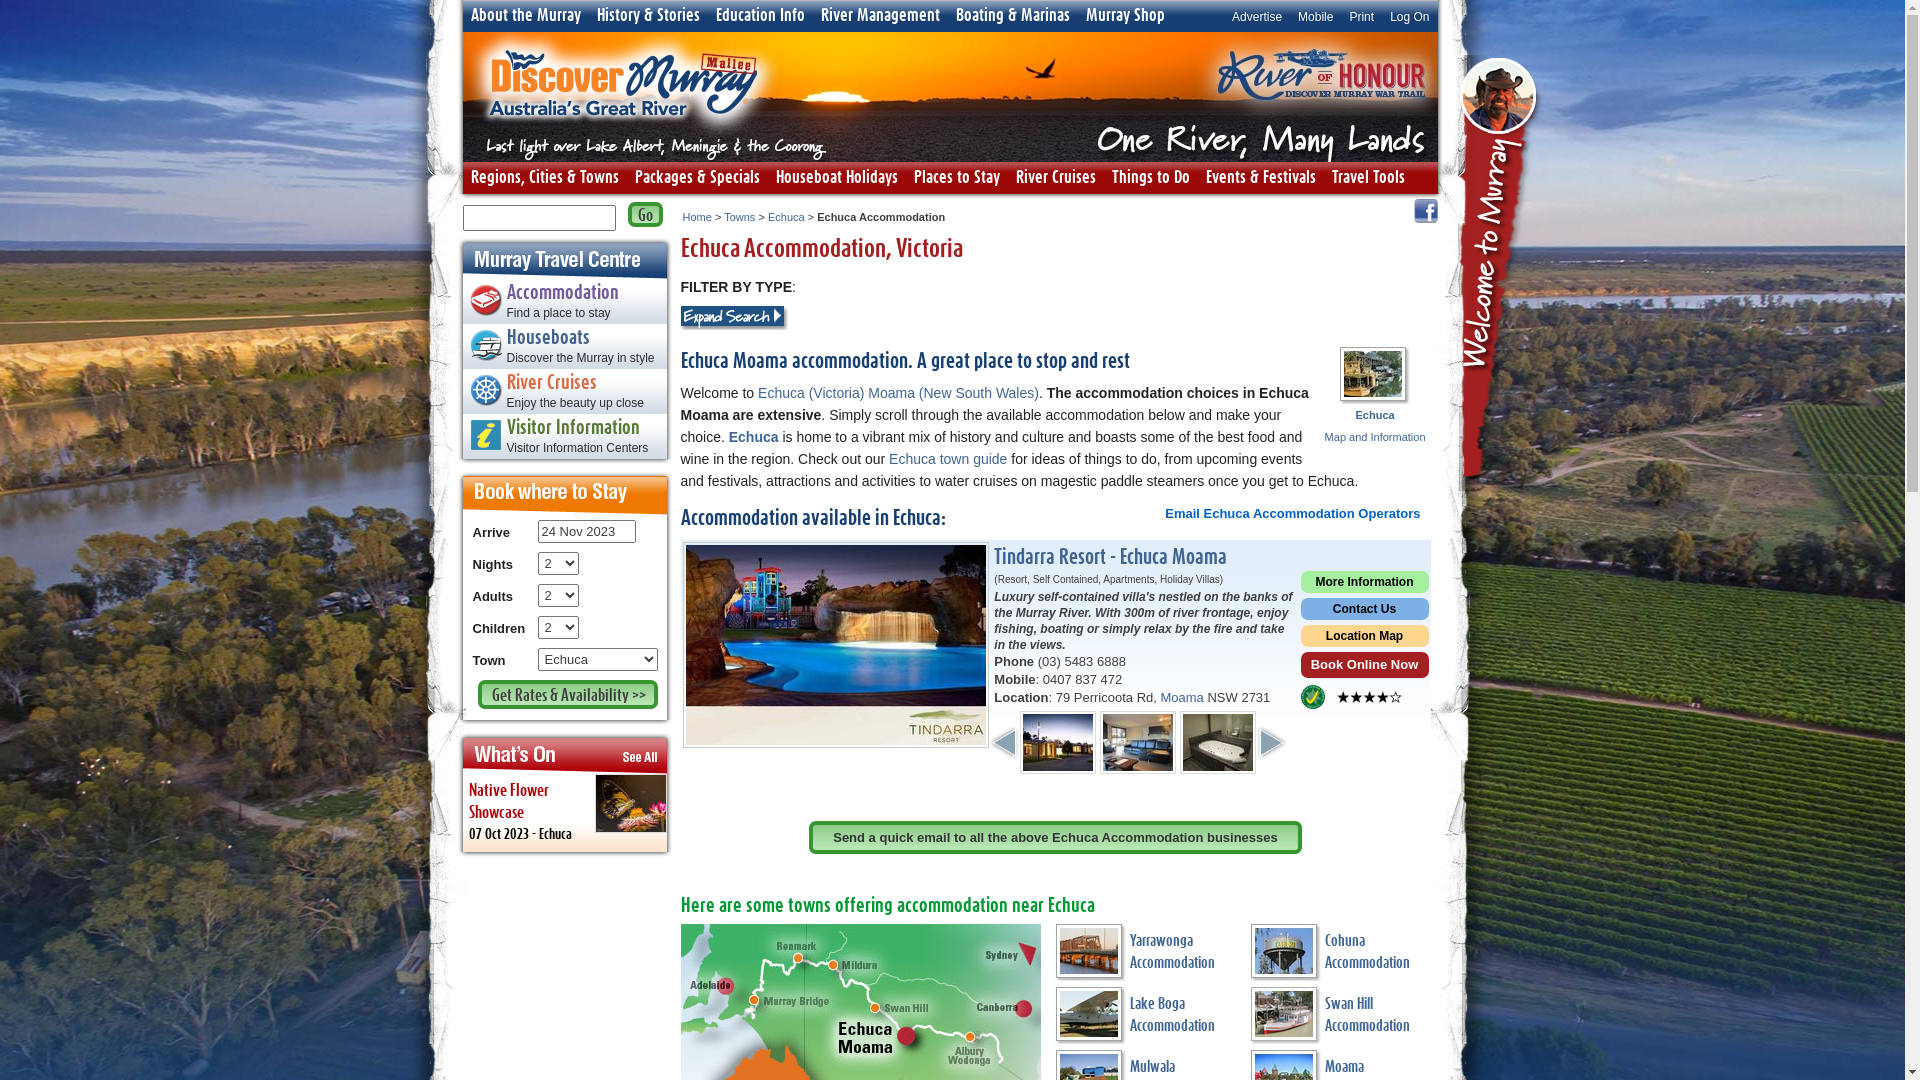 This screenshot has height=1080, width=1920. Describe the element at coordinates (1339, 375) in the screenshot. I see `'Echuca map and information'` at that location.